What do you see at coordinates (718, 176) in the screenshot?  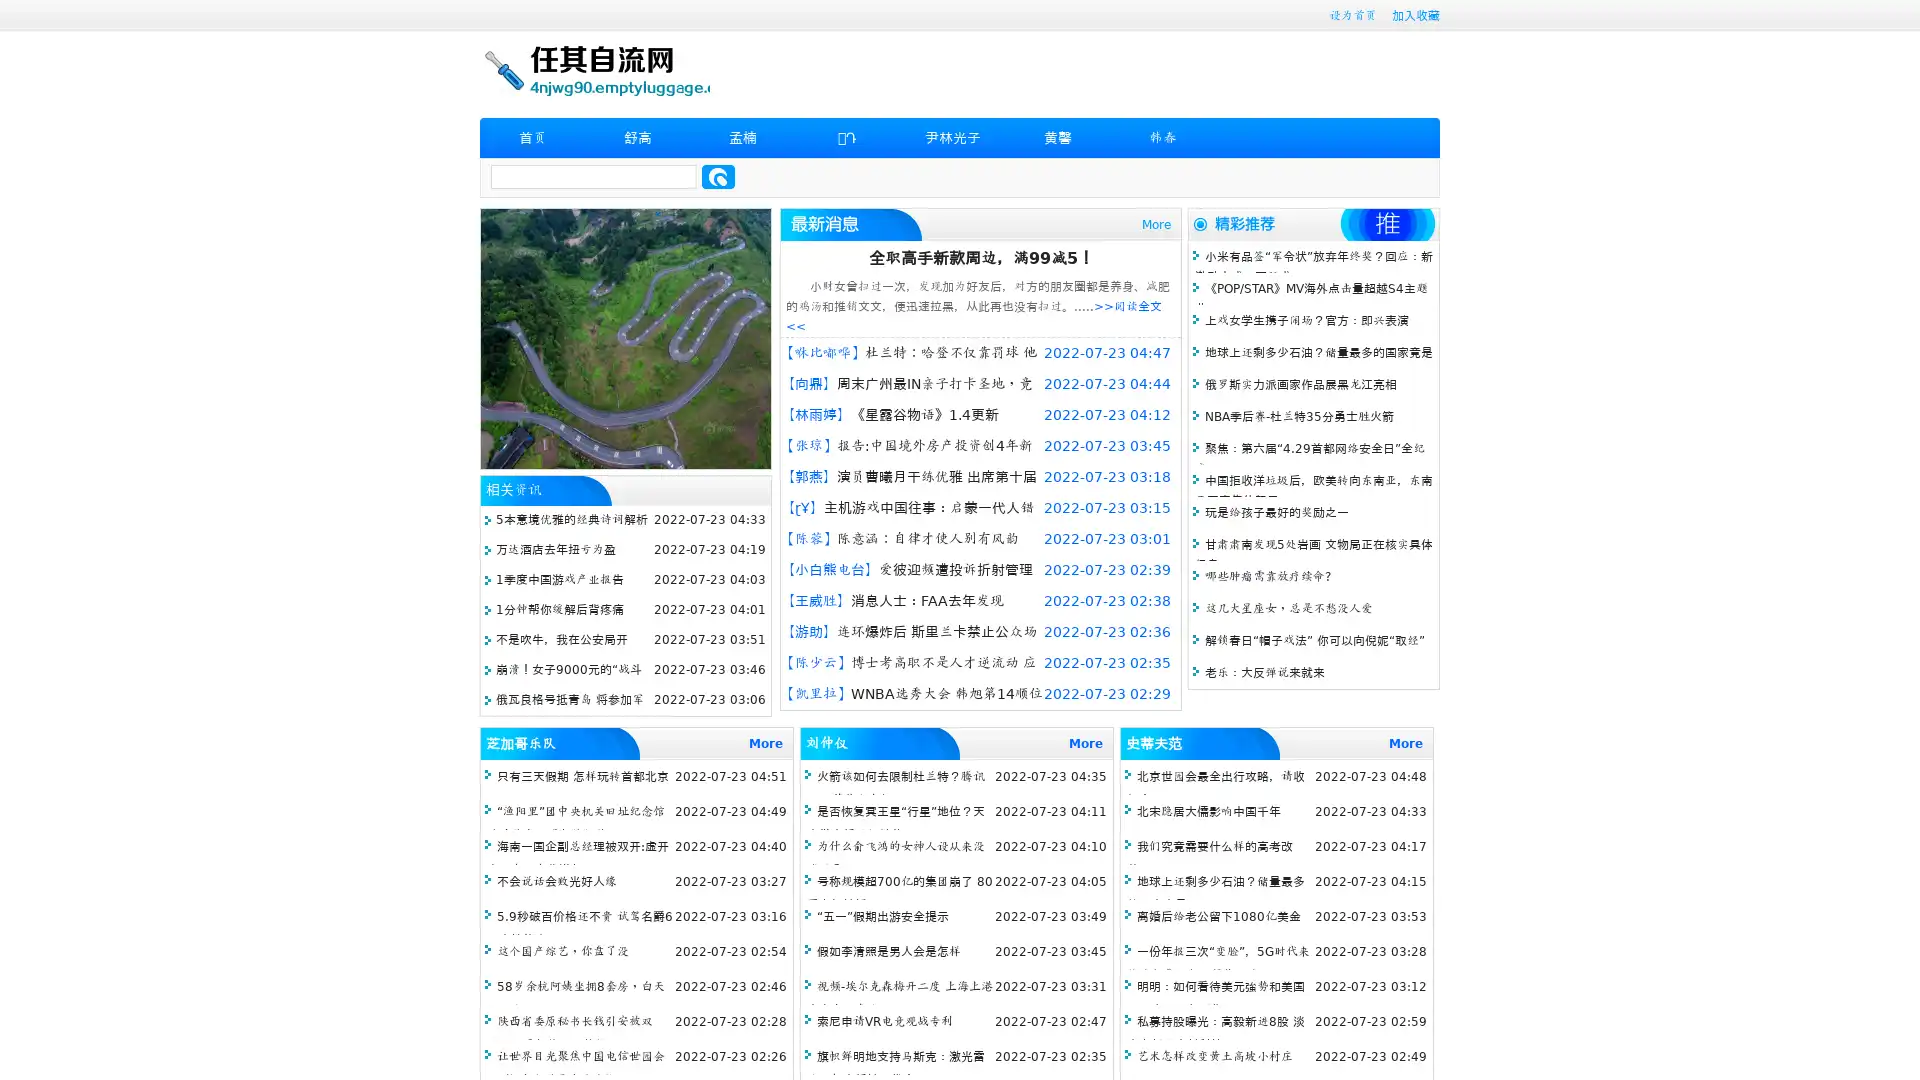 I see `Search` at bounding box center [718, 176].